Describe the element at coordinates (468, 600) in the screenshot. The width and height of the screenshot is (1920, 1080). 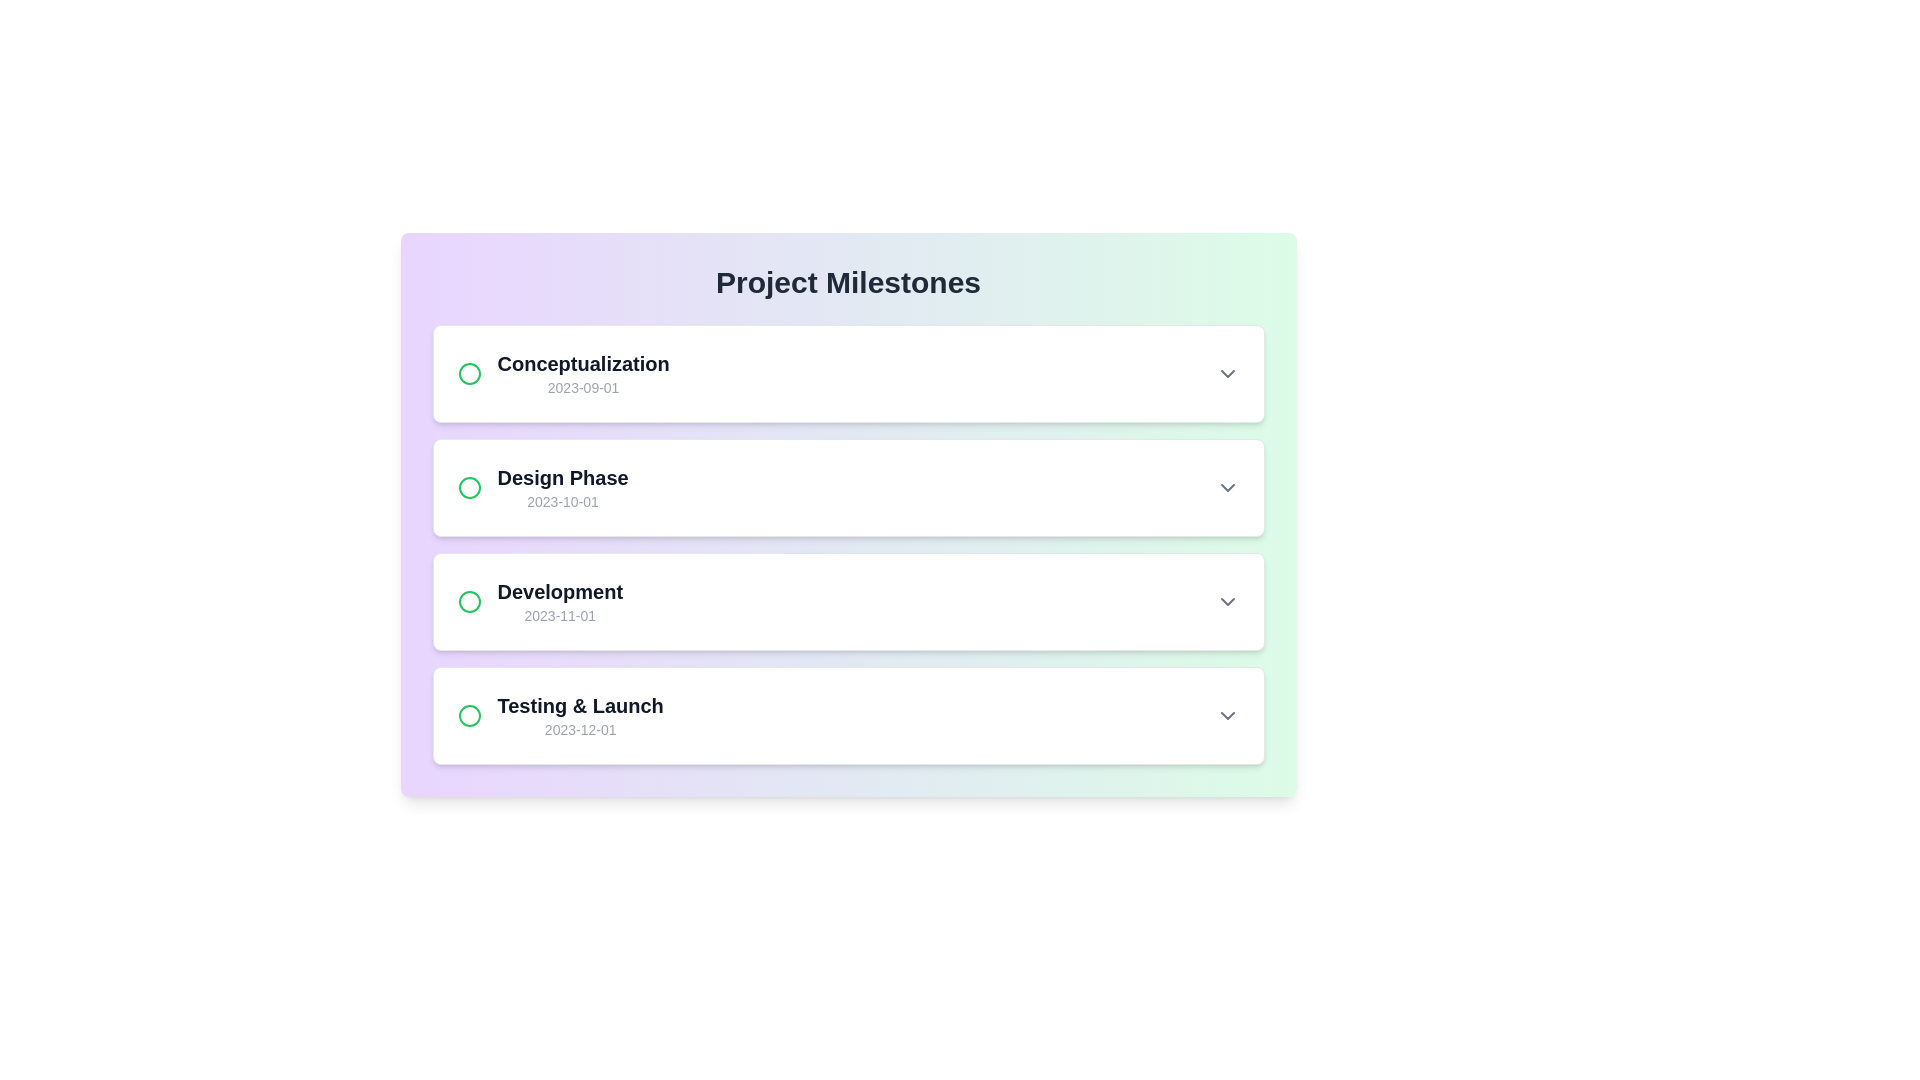
I see `the status represented by the green circular visual status indicator located to the left of the 'Development' label in the third list item of the 'Project Milestones' section` at that location.